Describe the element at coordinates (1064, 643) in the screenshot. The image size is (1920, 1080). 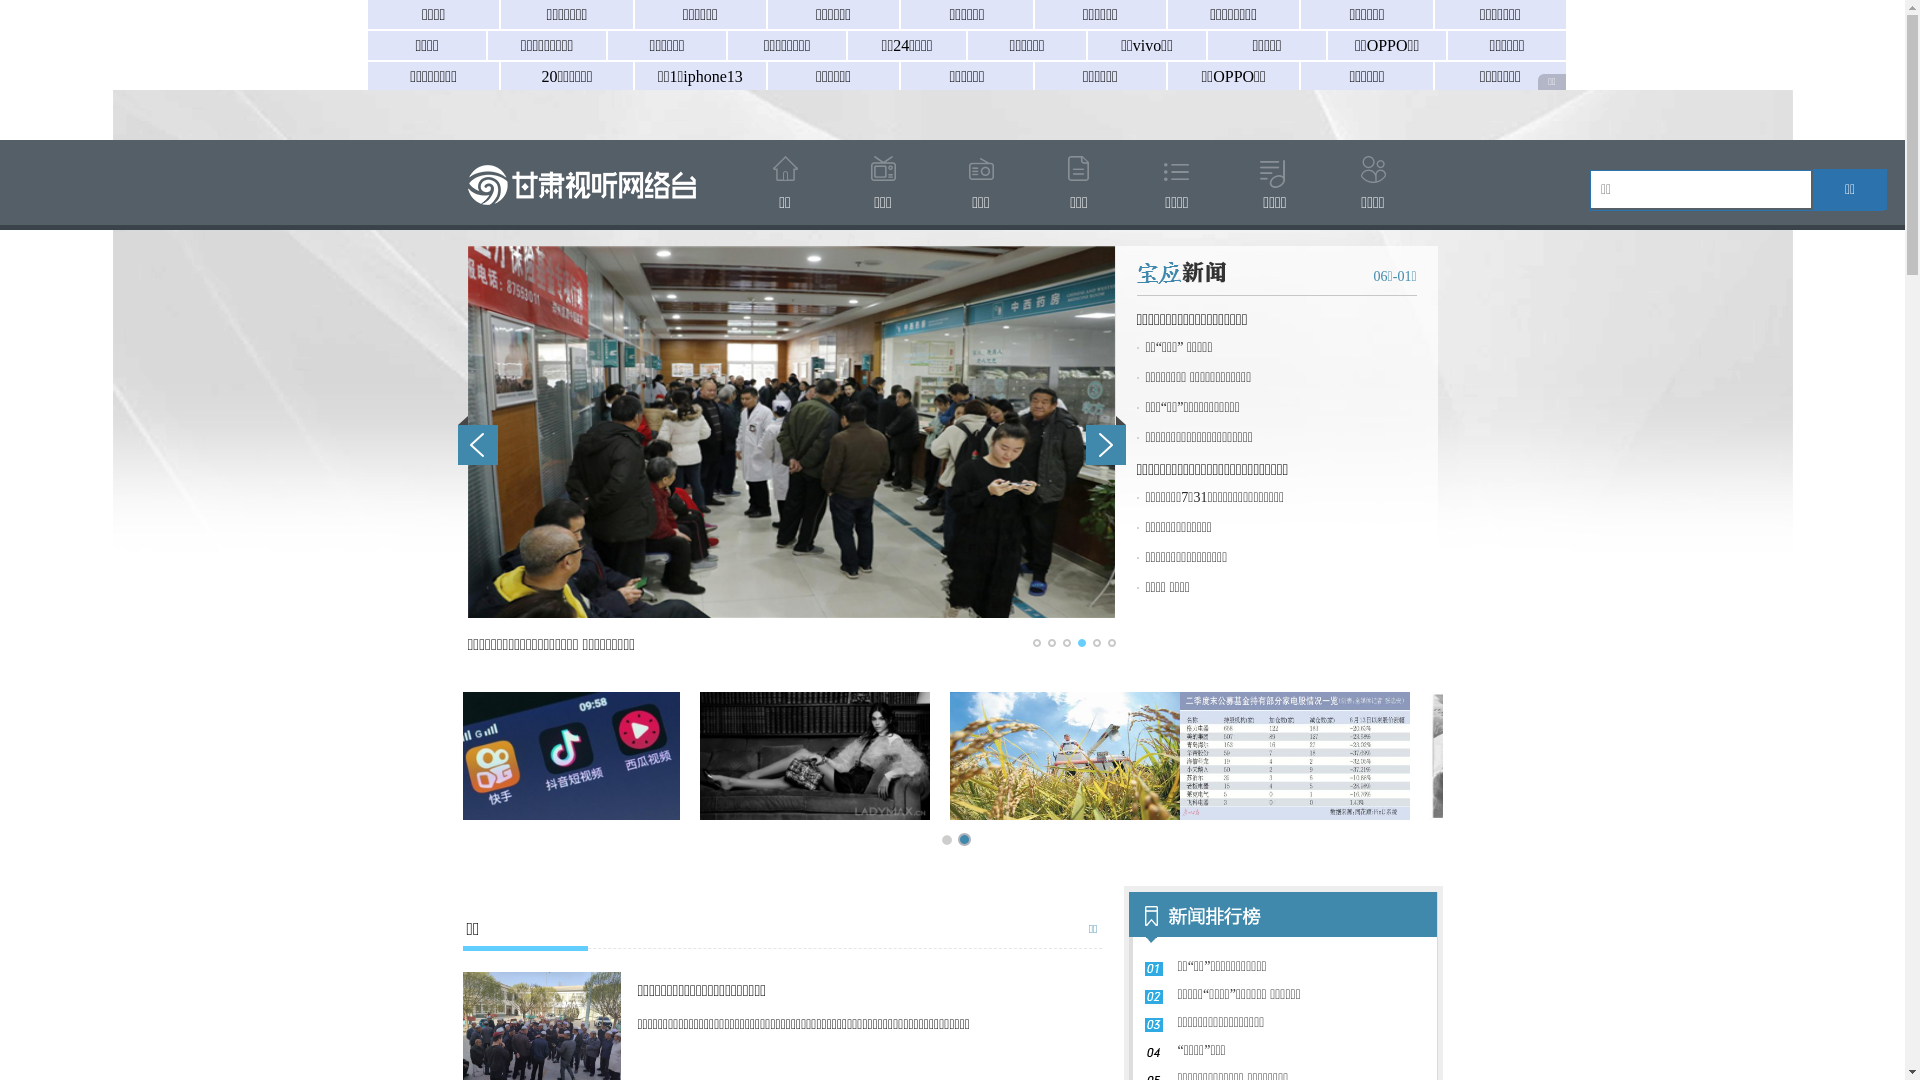
I see `'3'` at that location.